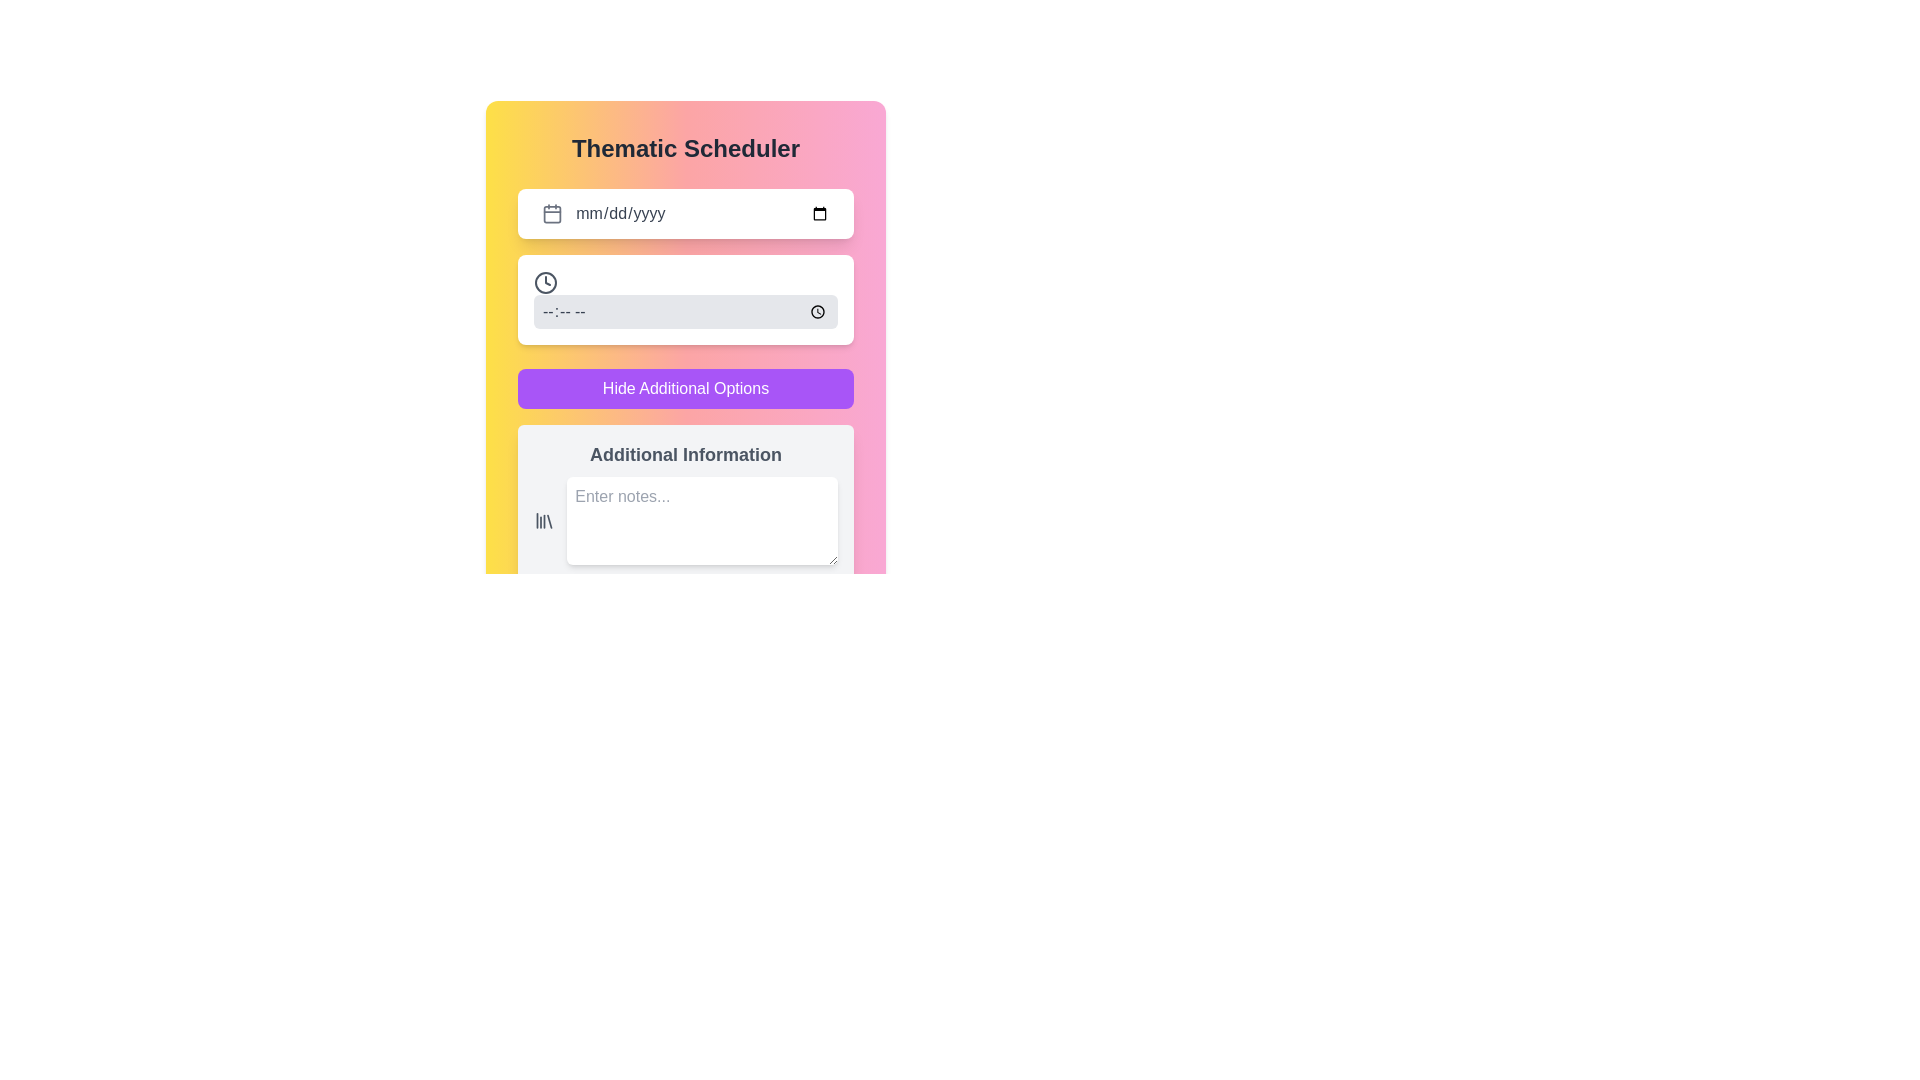 Image resolution: width=1920 pixels, height=1080 pixels. I want to click on the button located below the time input field and above the 'Additional Information' section in the thematic scheduler card, so click(686, 389).